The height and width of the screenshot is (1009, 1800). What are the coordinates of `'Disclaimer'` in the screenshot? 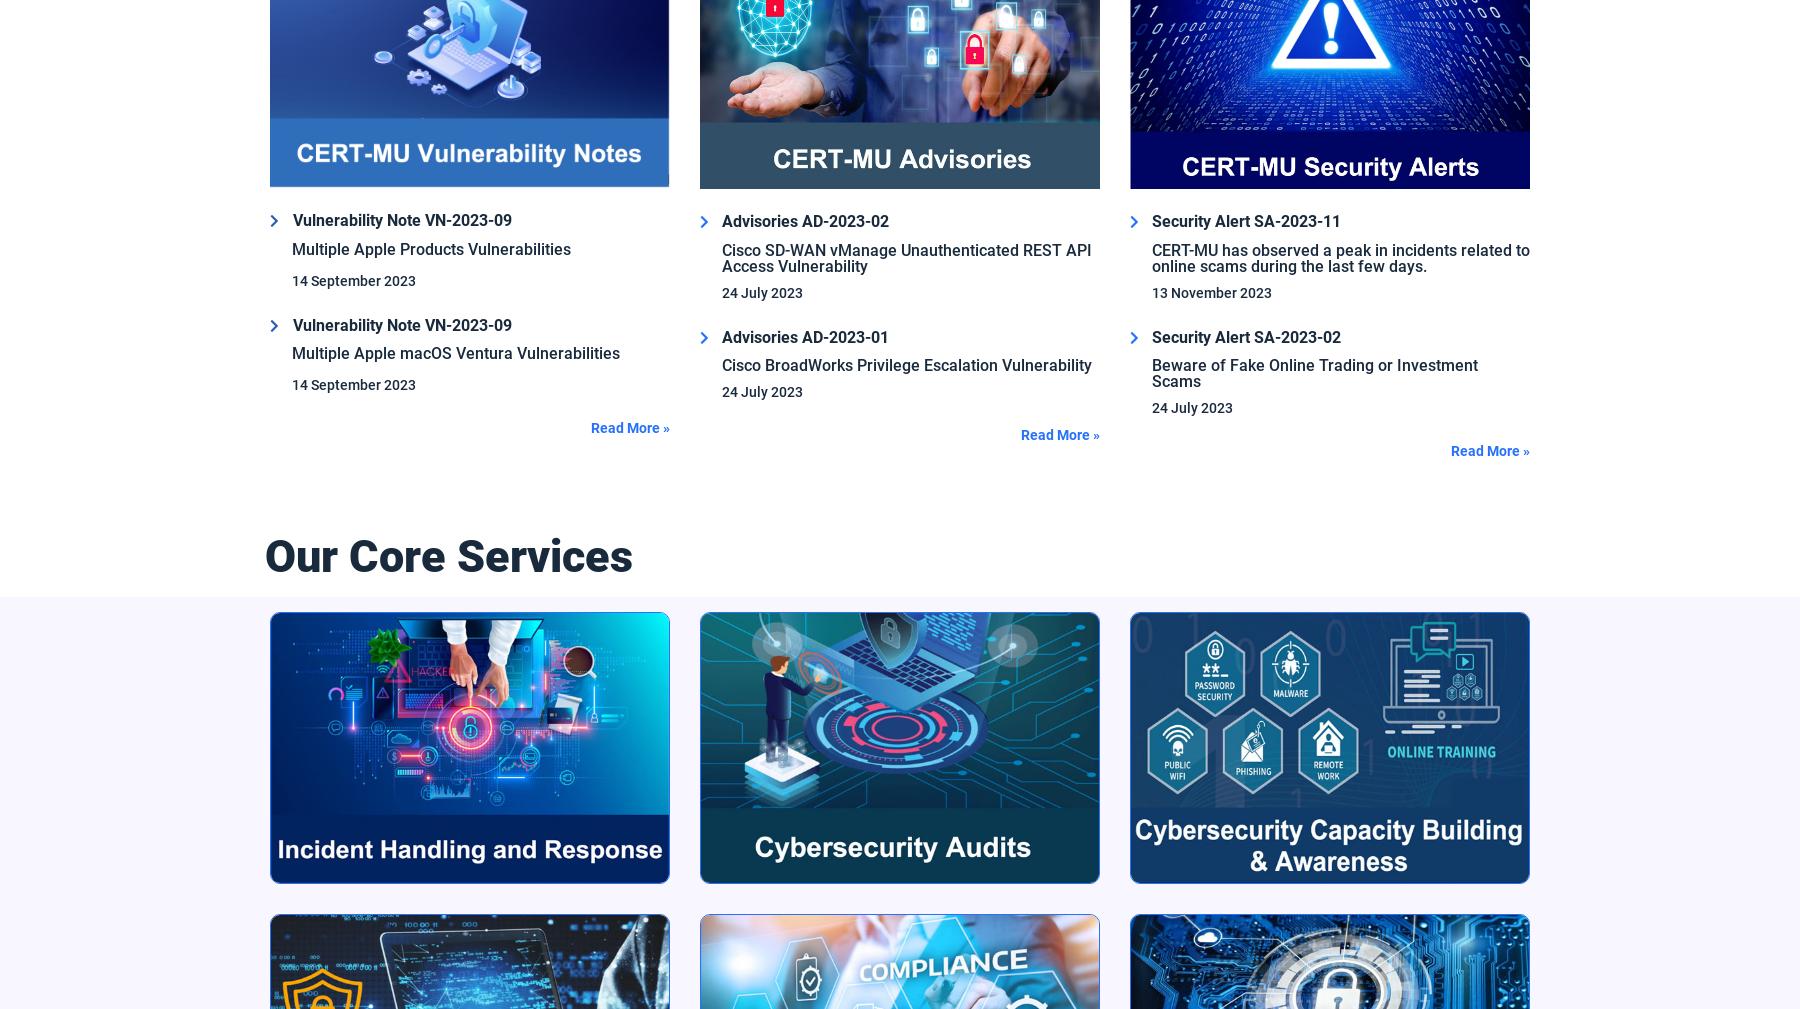 It's located at (467, 870).